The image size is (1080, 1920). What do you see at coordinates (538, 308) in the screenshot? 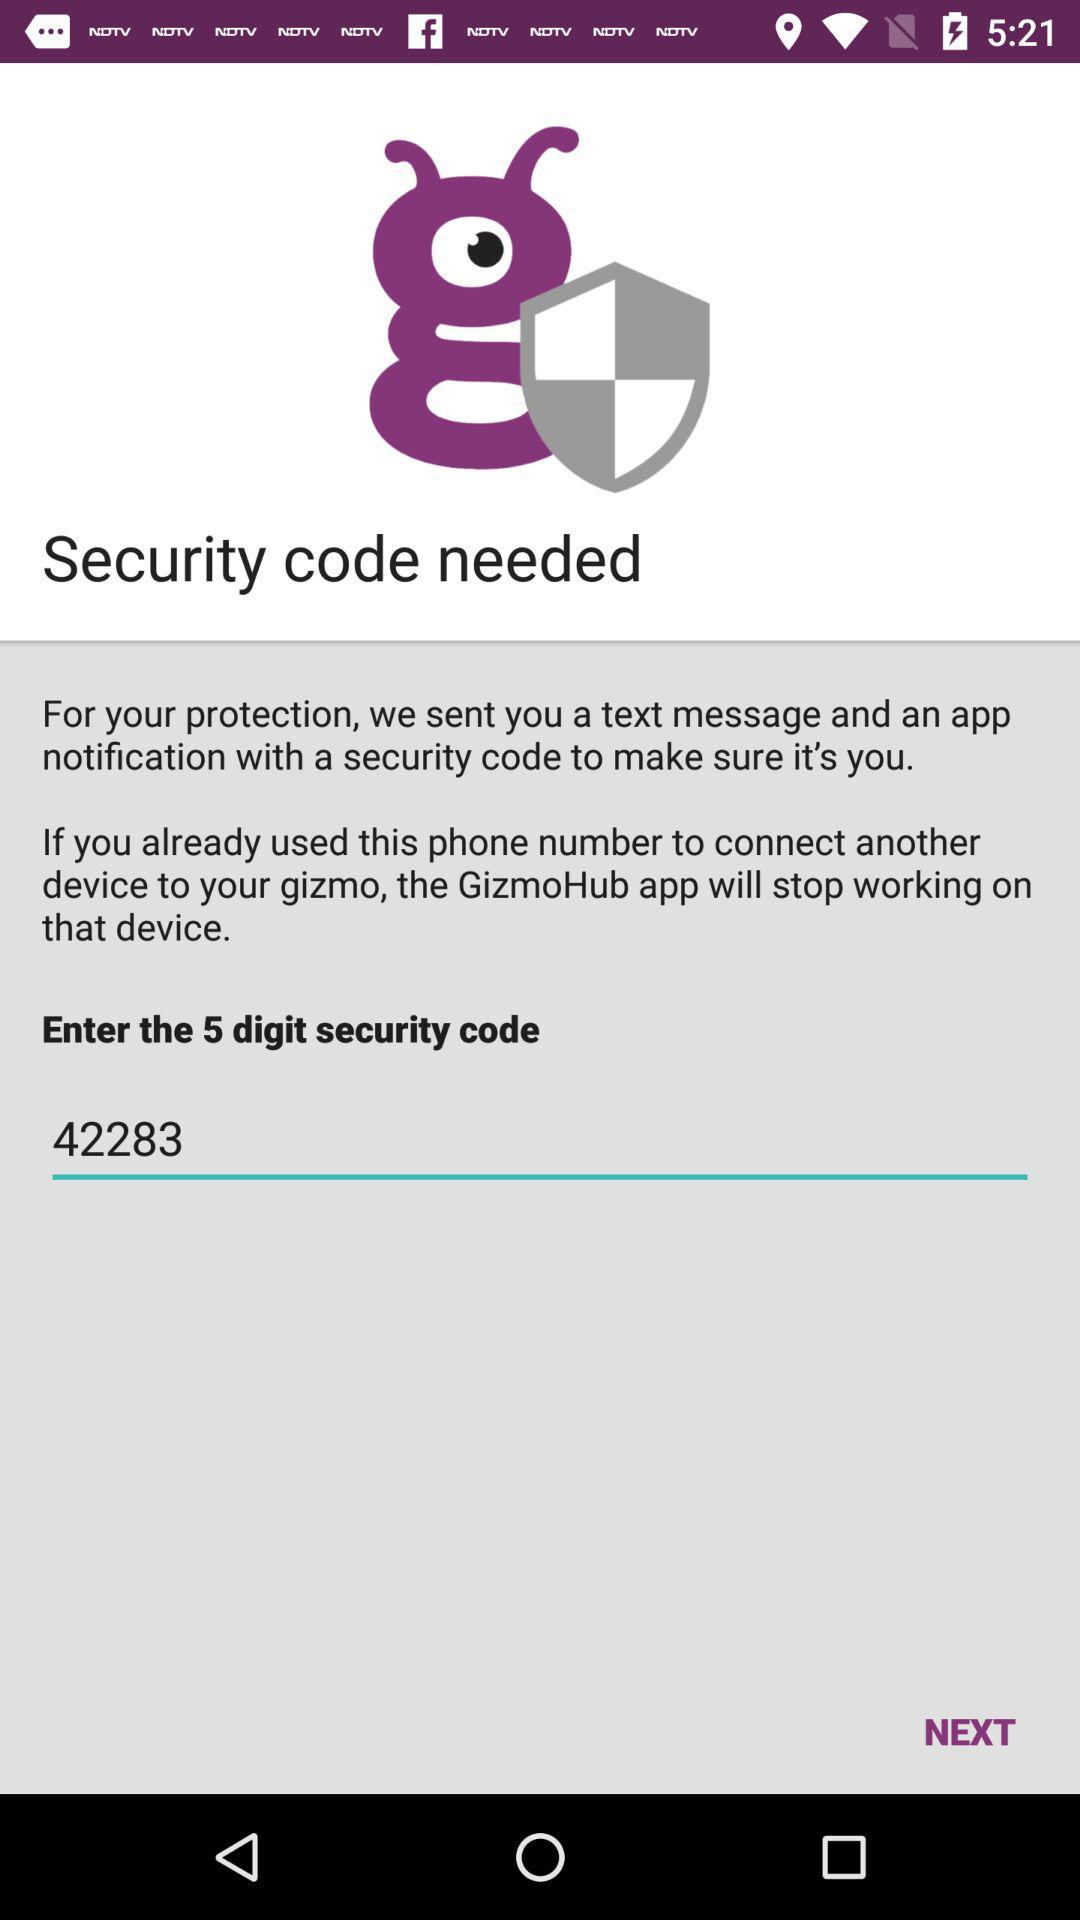
I see `item above the security code needed item` at bounding box center [538, 308].